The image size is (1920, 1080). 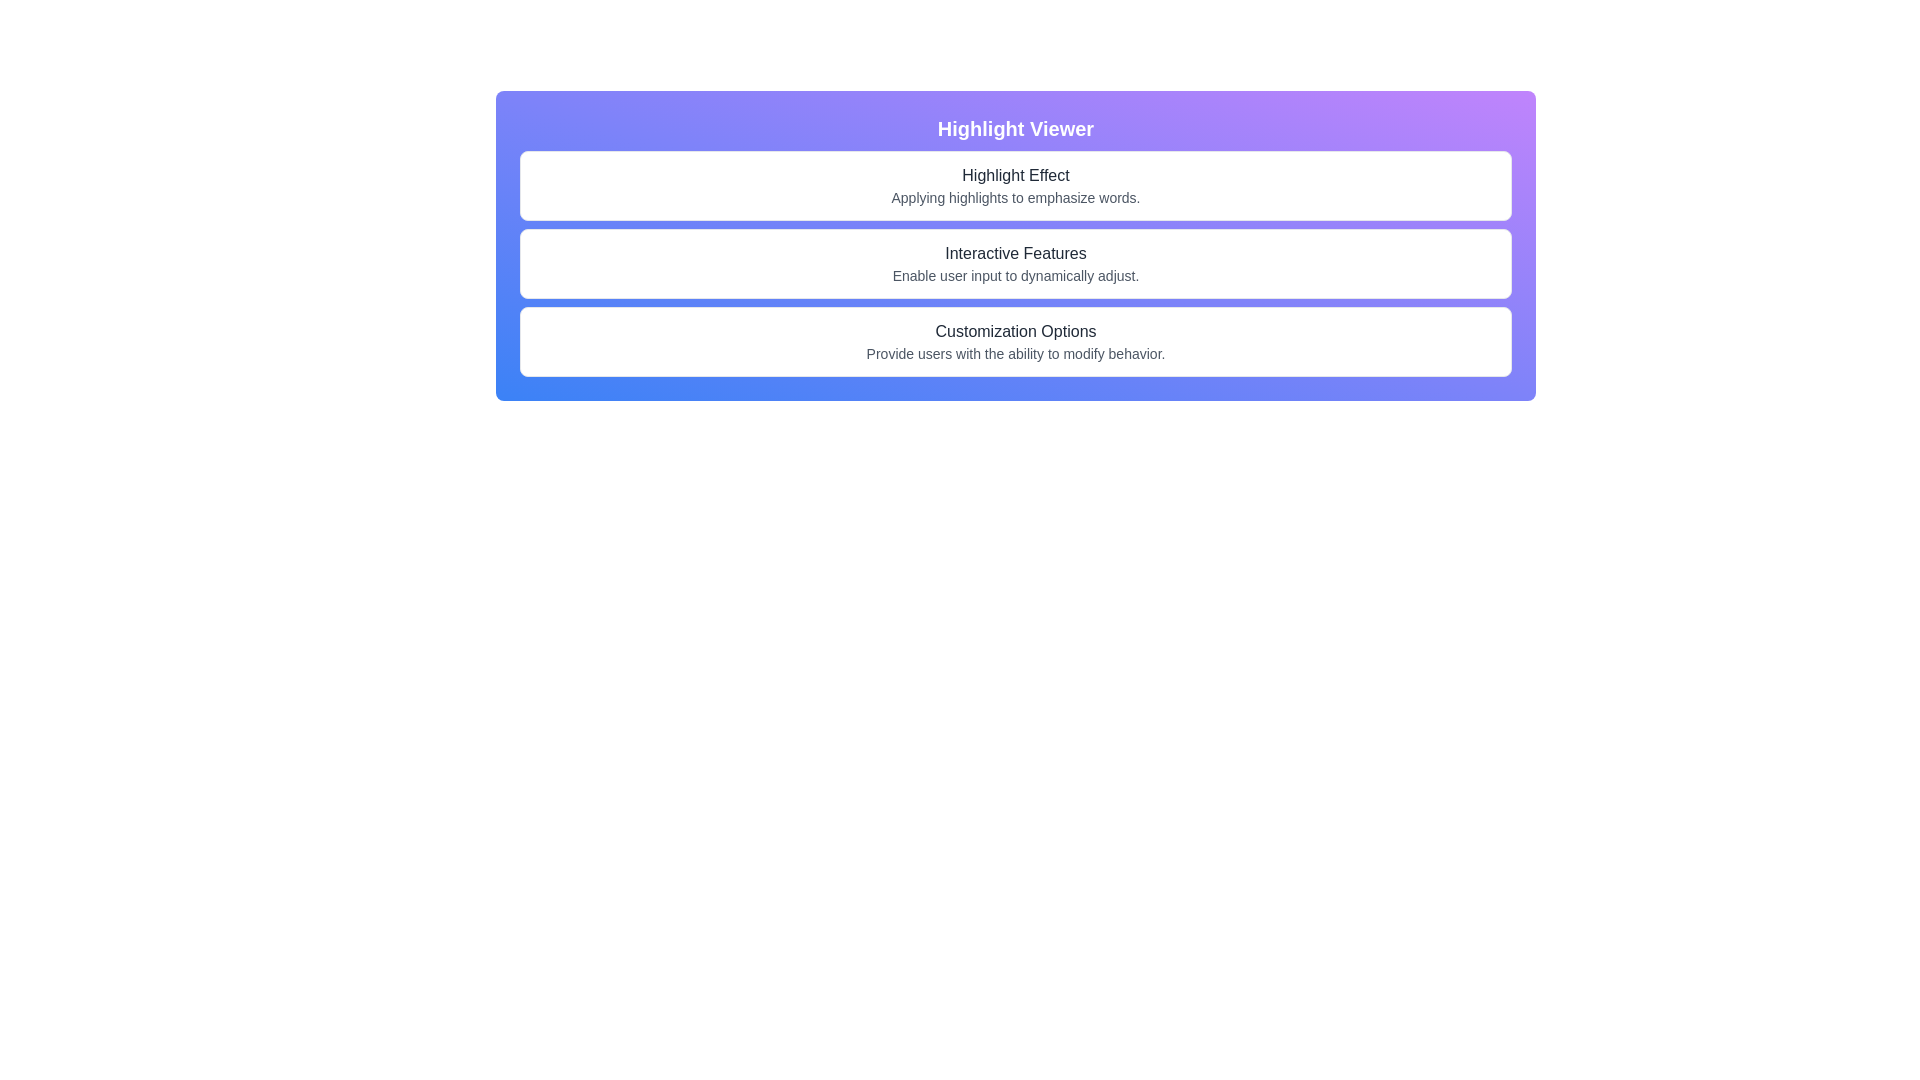 What do you see at coordinates (972, 330) in the screenshot?
I see `the character 'o' in the word 'Customization' within the text block 'Customization Options' located in the bottom section titled 'Highlight Viewer'` at bounding box center [972, 330].